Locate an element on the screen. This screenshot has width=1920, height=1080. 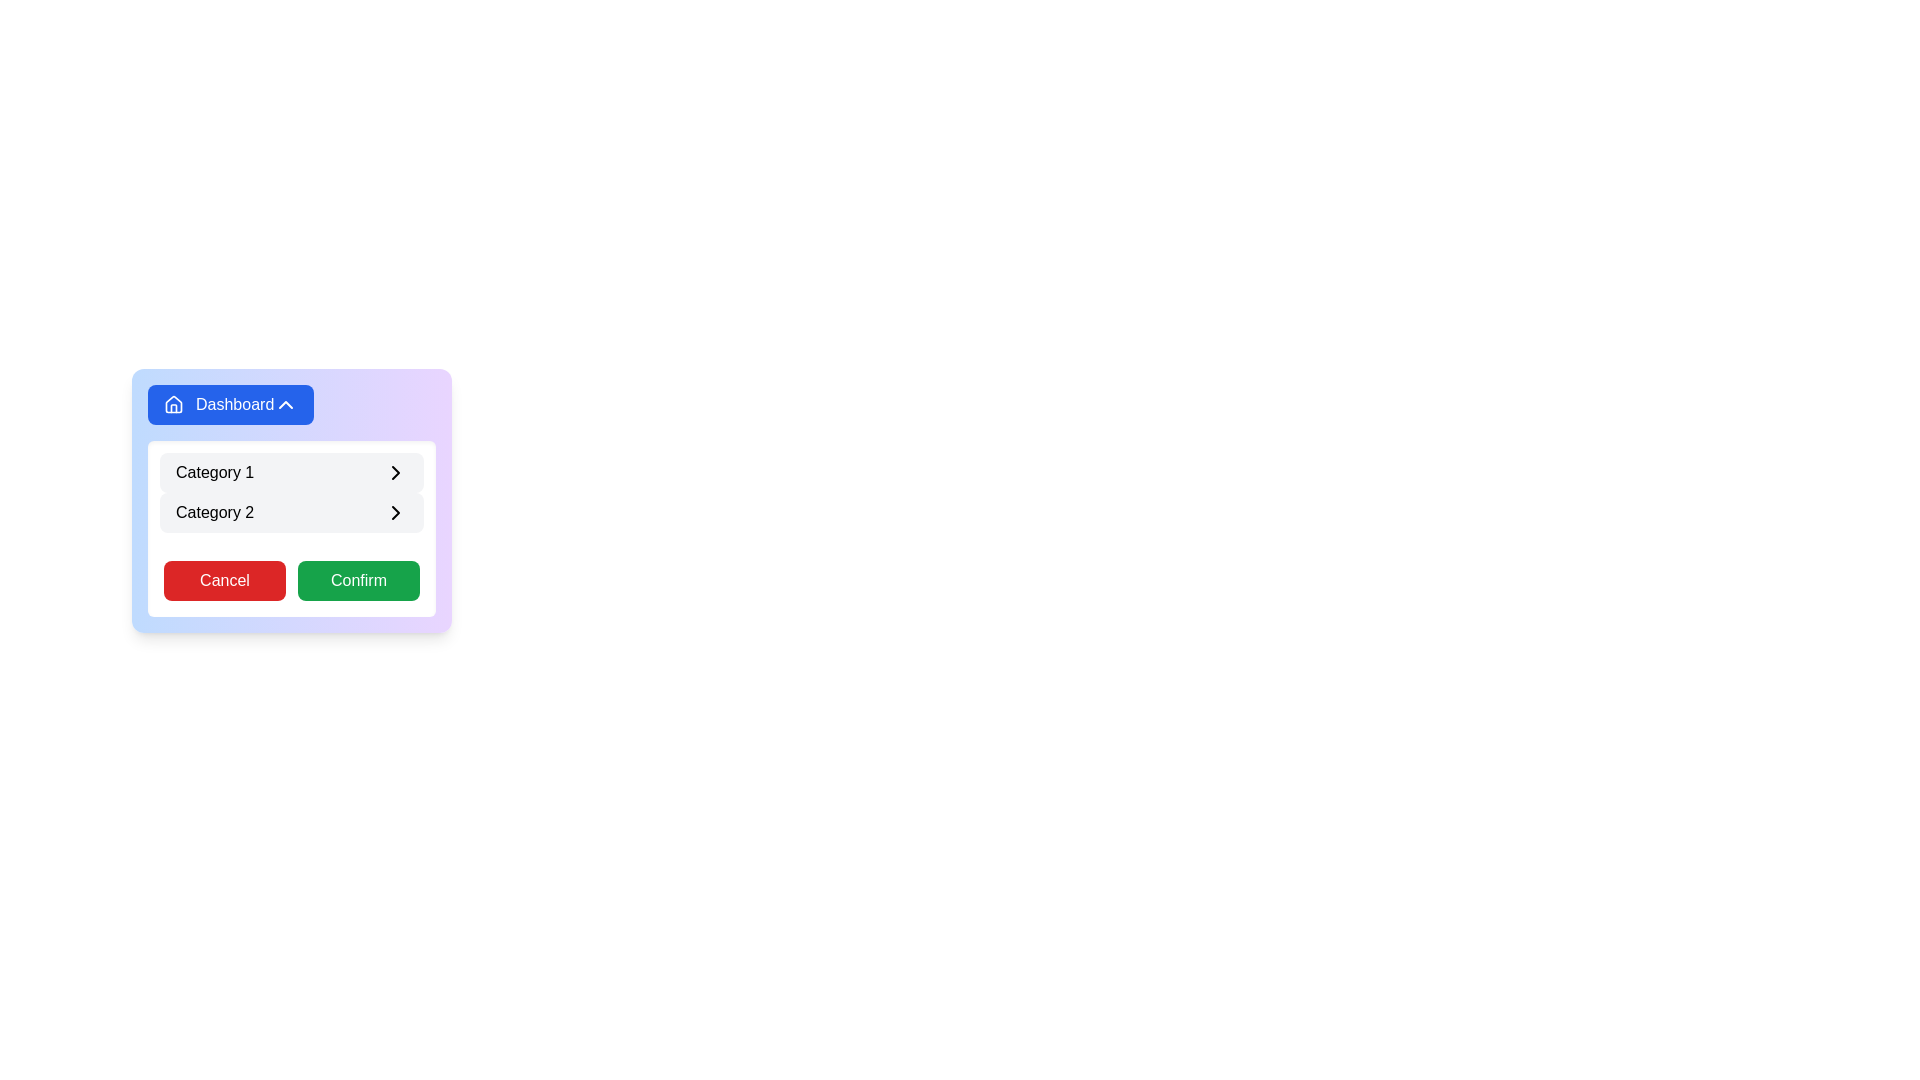
the vertically stacked pair of rectangular blocks containing category names and chevron icons, which is located below the blue 'Dashboard' section and above the 'Cancel' and 'Confirm' buttons is located at coordinates (291, 493).